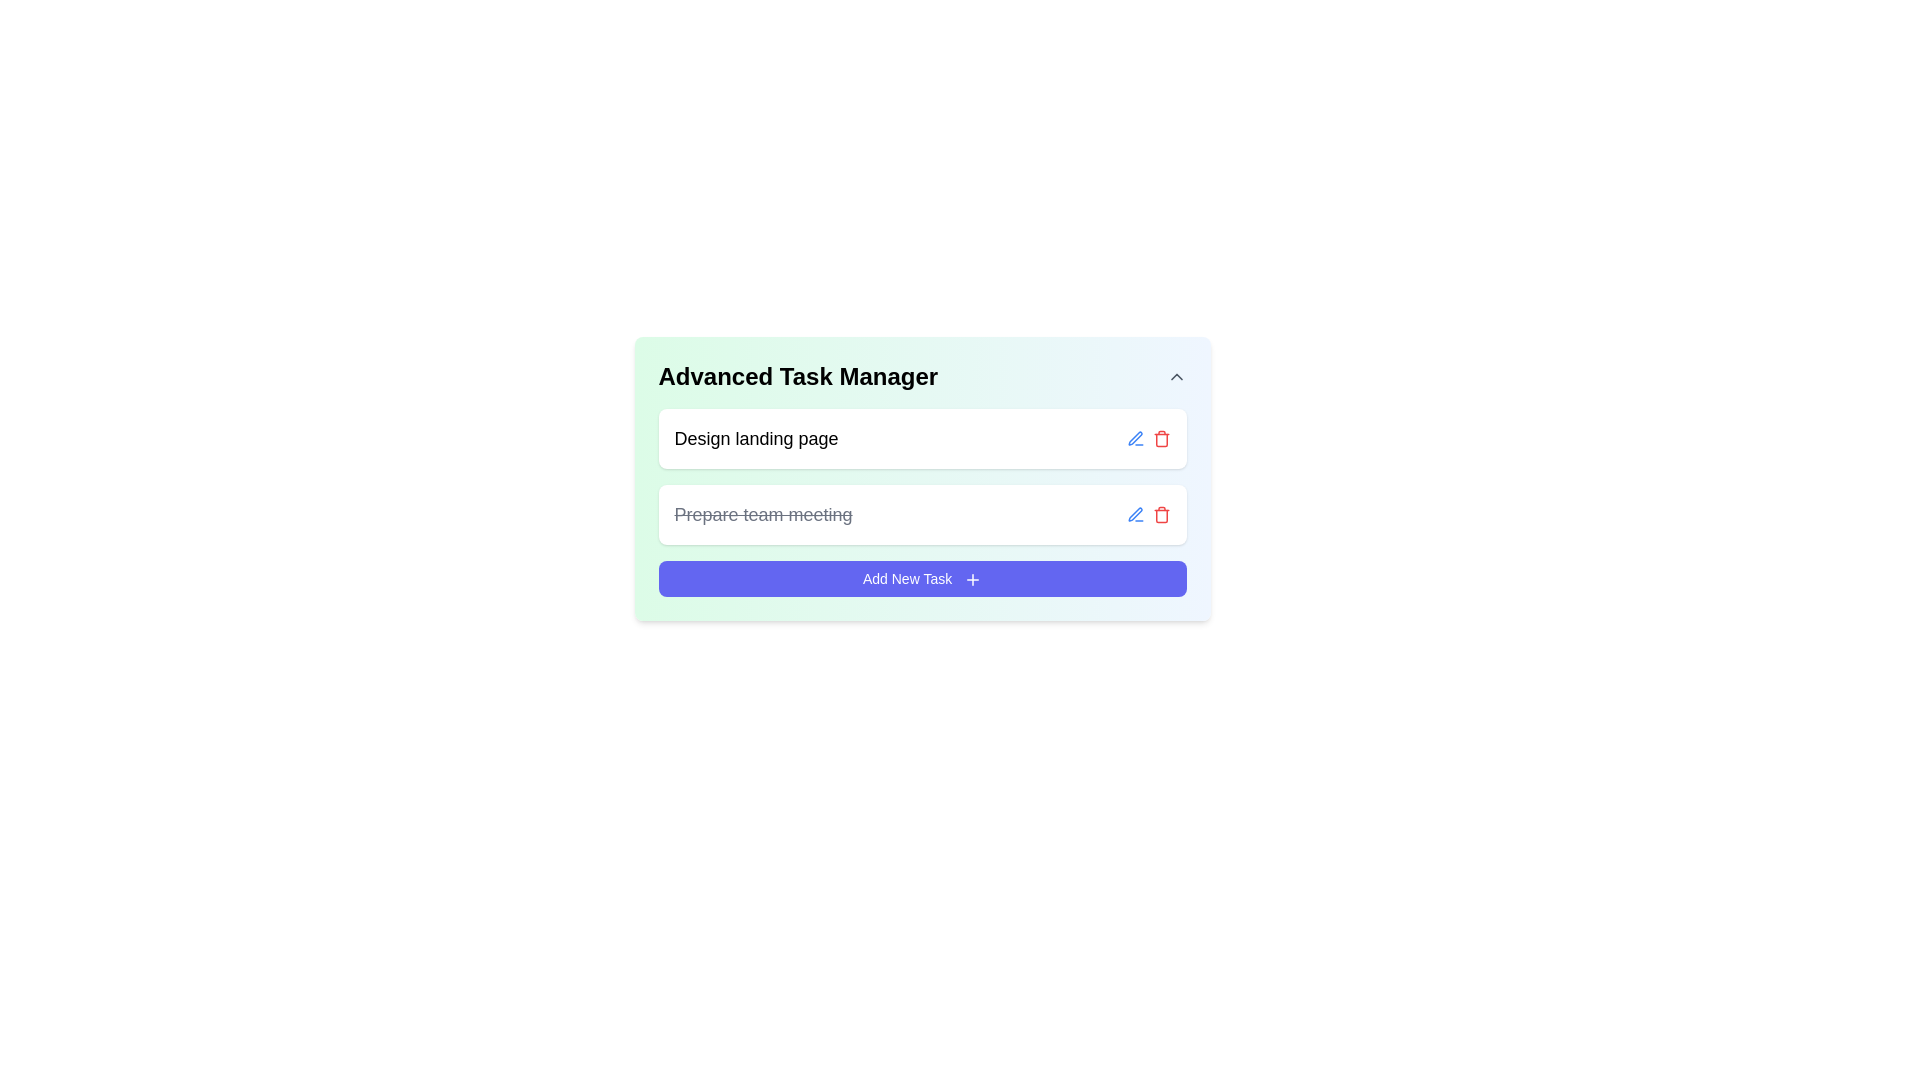  Describe the element at coordinates (797, 377) in the screenshot. I see `text content of the title element located at the top-left corner of the card, which serves to indicate the purpose or identity of the card contents` at that location.